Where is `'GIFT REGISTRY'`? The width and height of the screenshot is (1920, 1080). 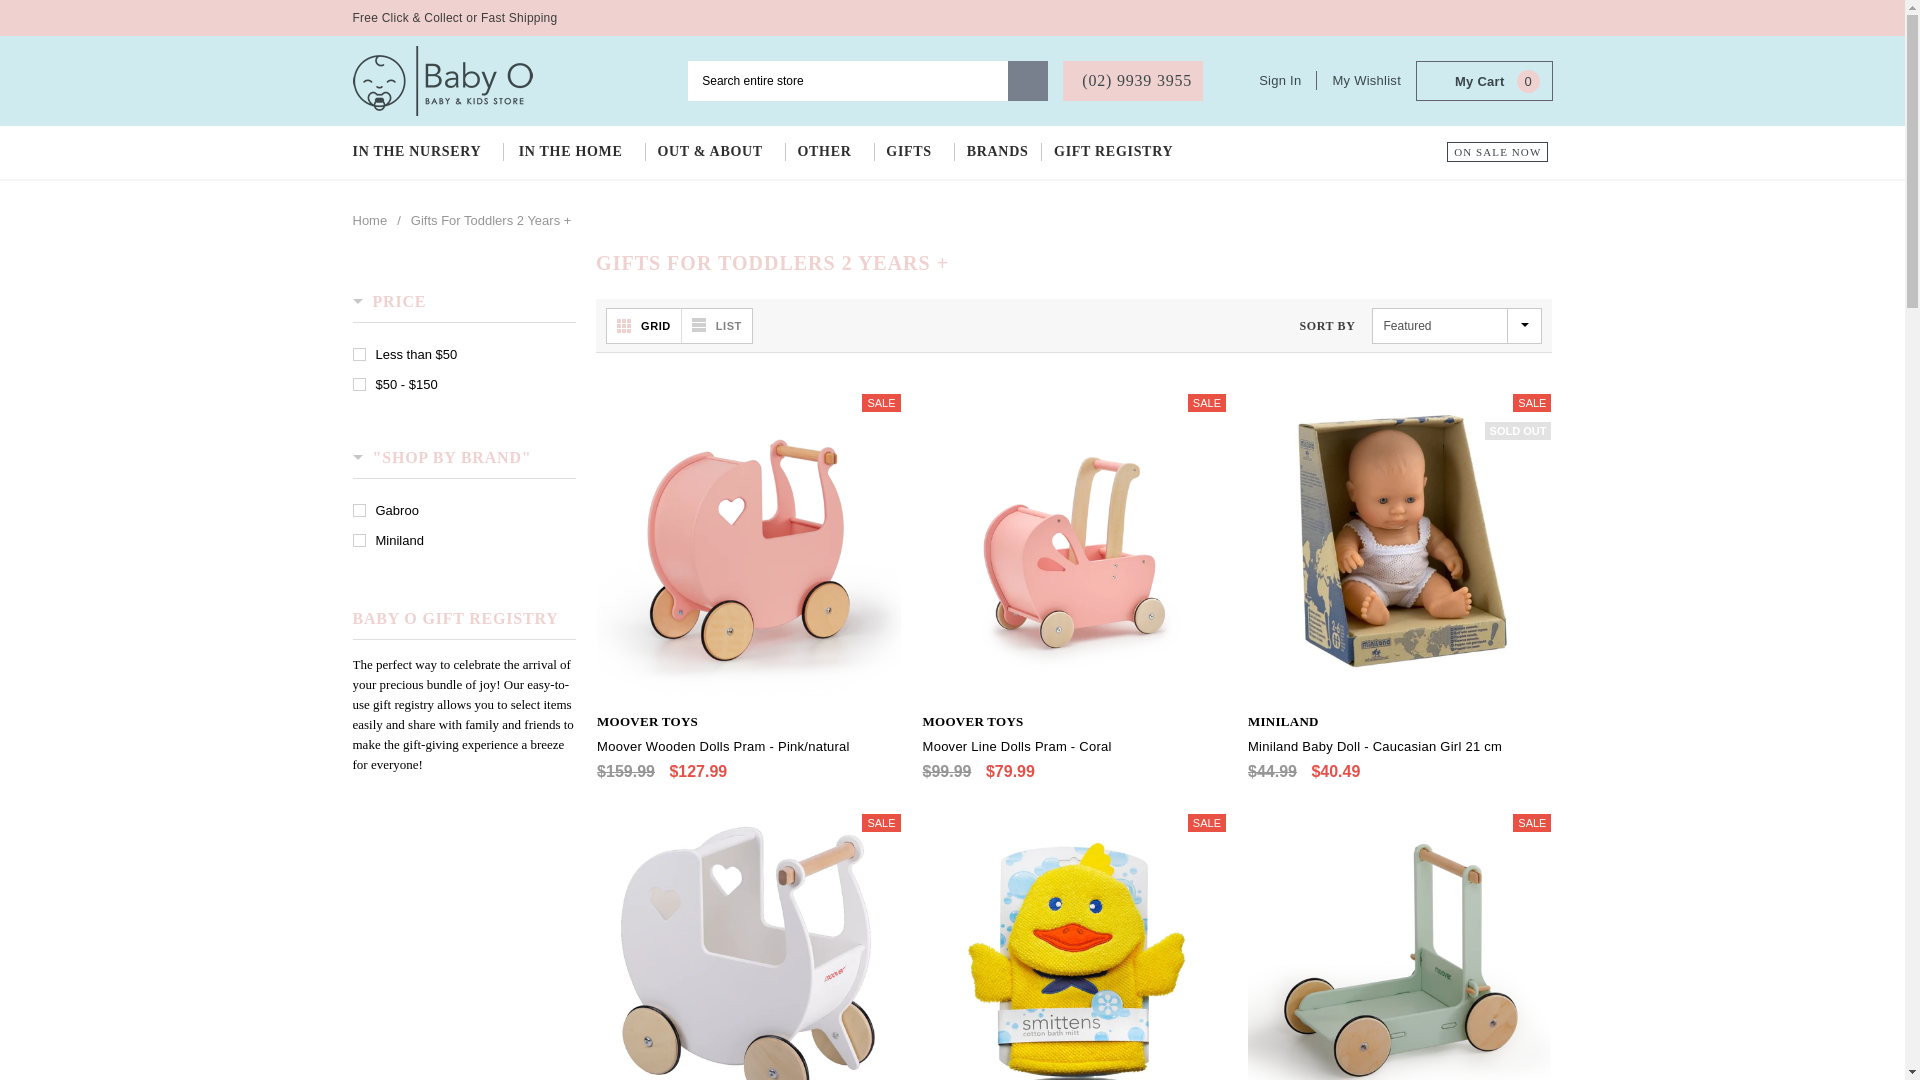
'GIFT REGISTRY' is located at coordinates (1117, 151).